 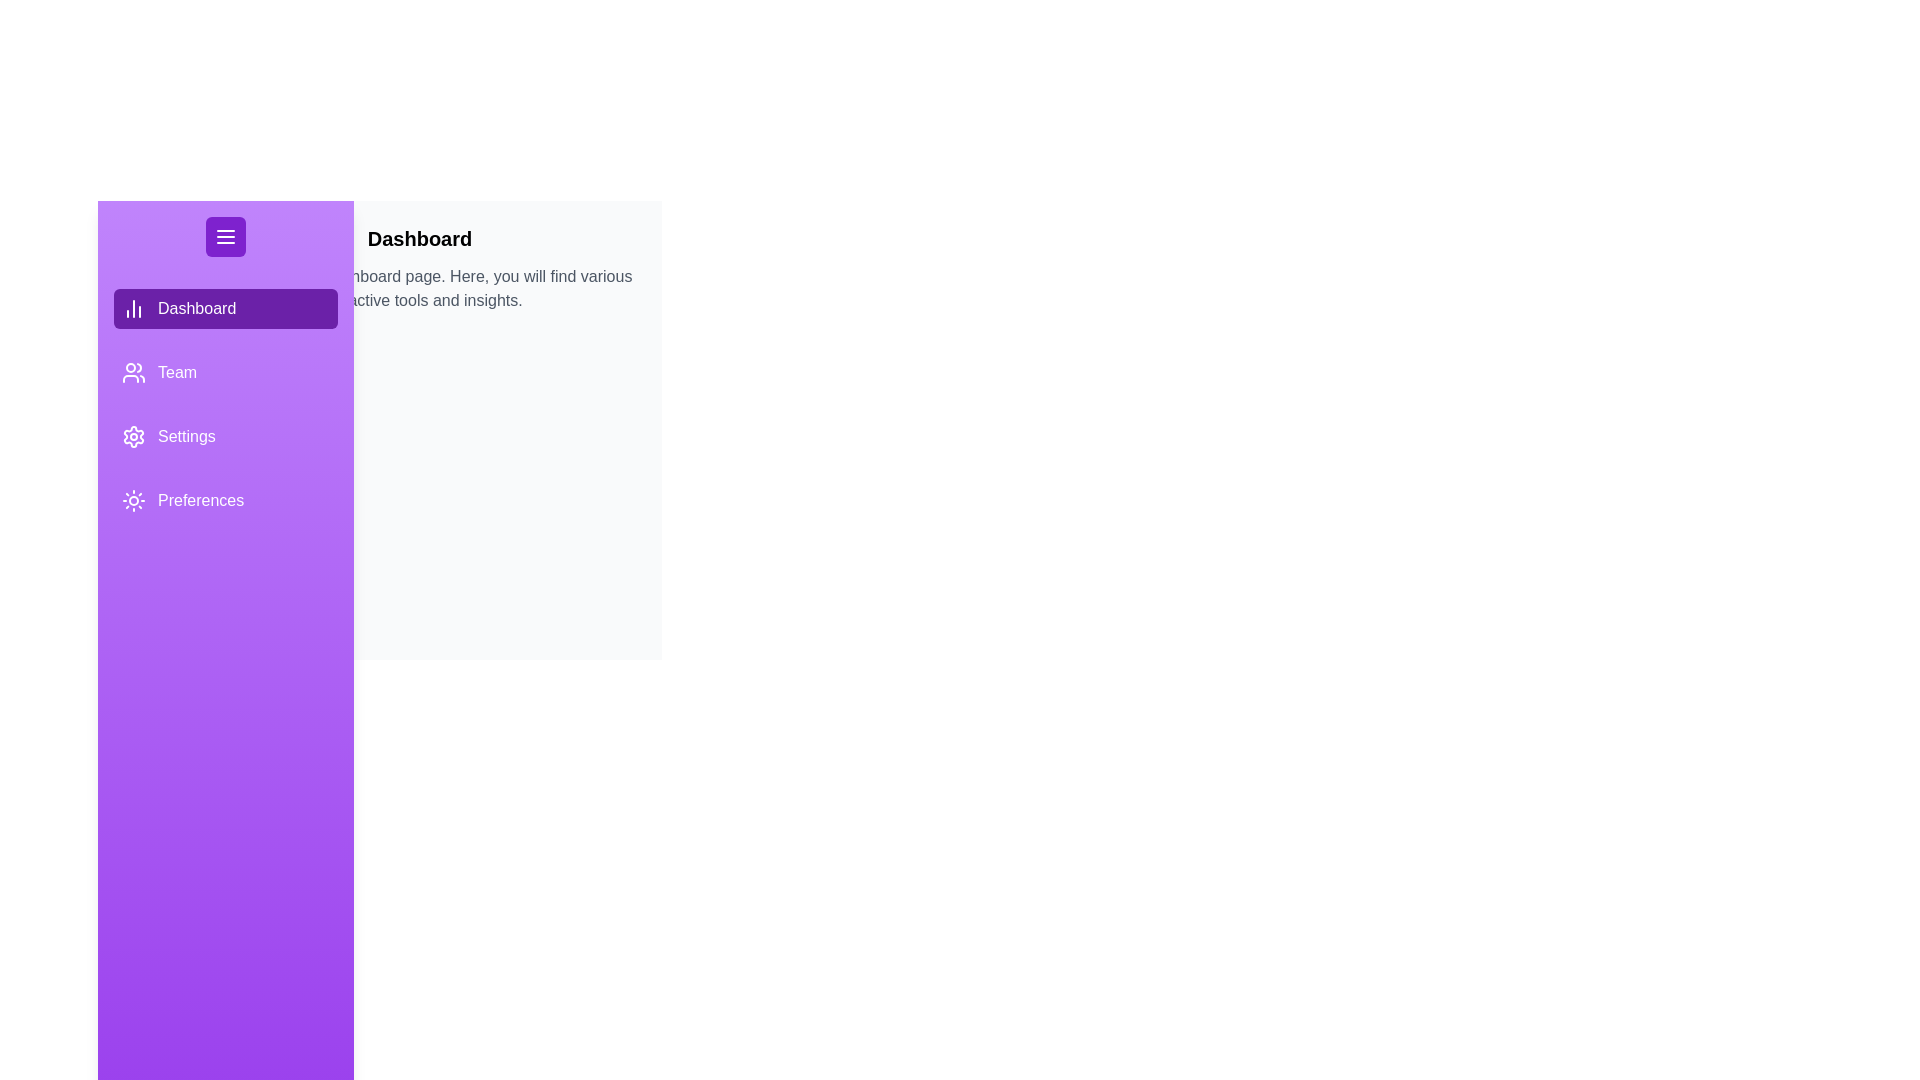 What do you see at coordinates (225, 435) in the screenshot?
I see `the tab labeled Settings by clicking on it` at bounding box center [225, 435].